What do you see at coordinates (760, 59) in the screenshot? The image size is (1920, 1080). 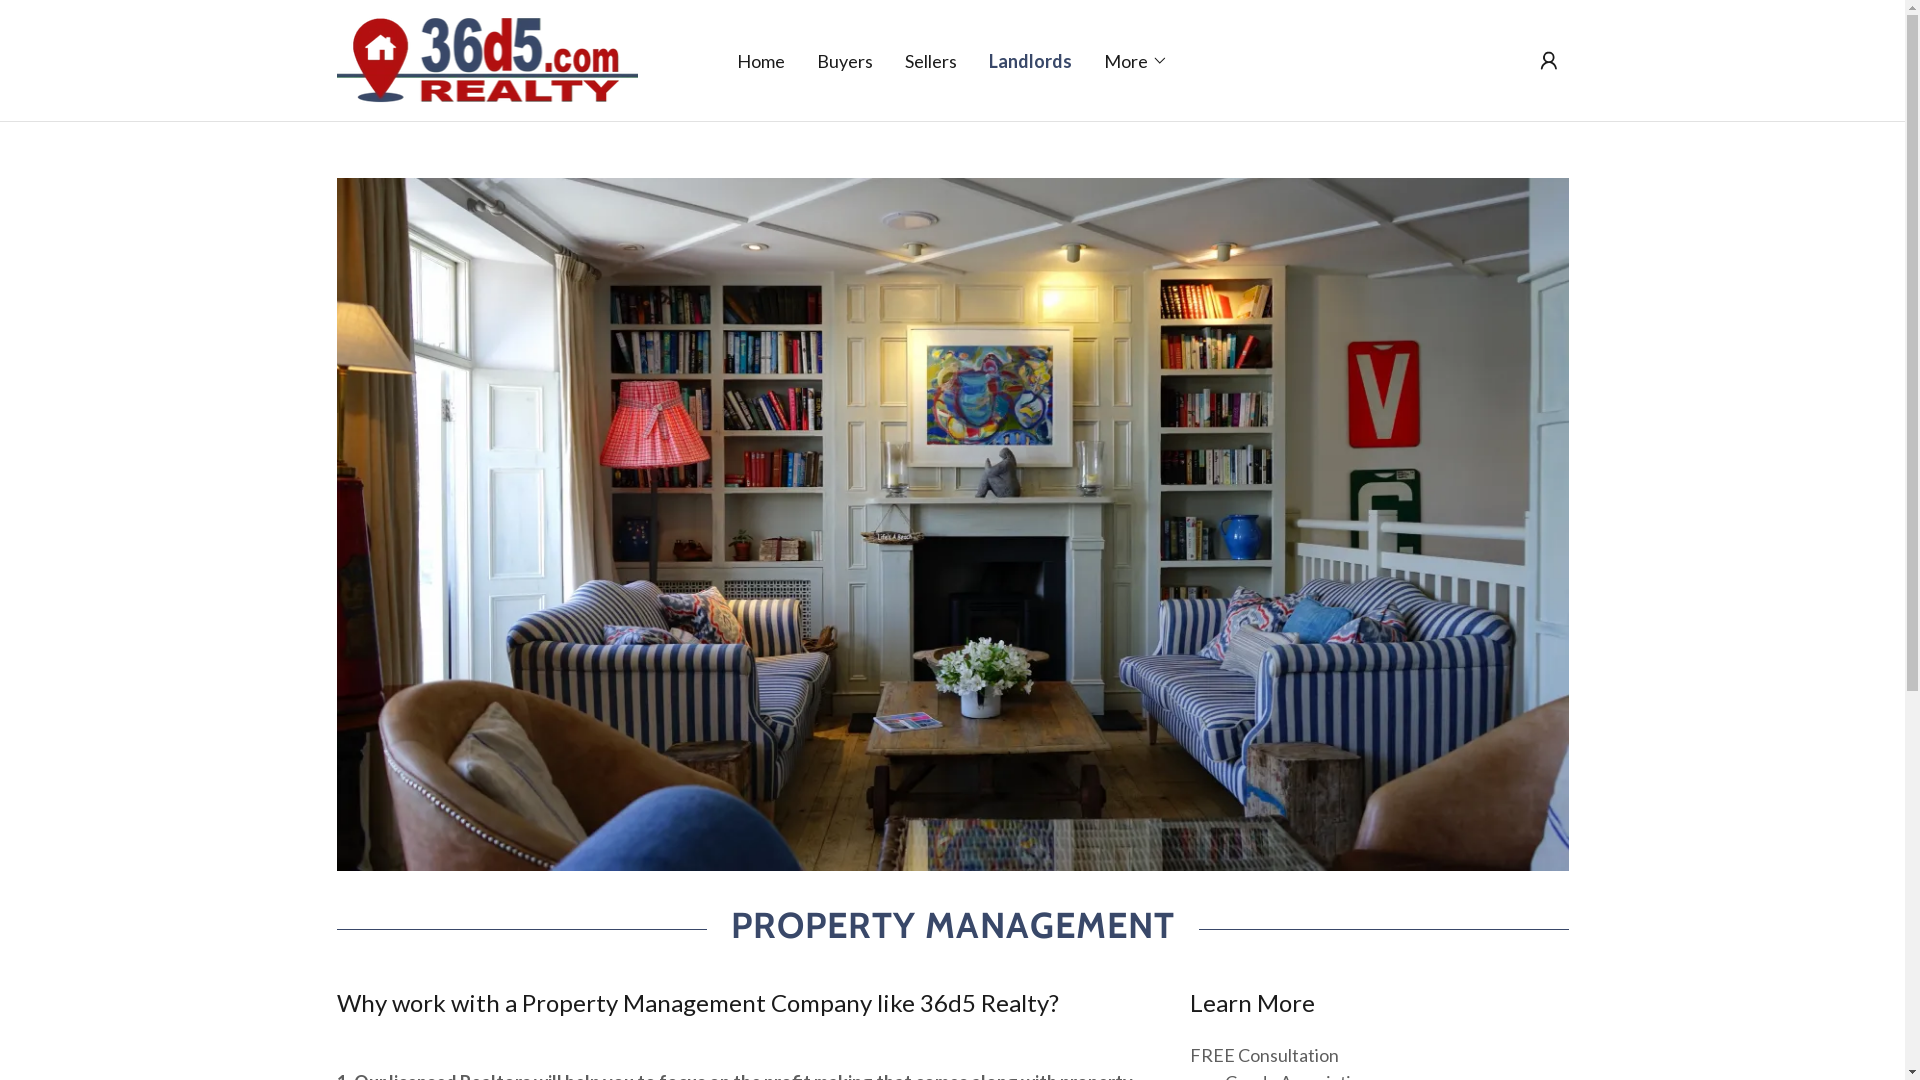 I see `'Home'` at bounding box center [760, 59].